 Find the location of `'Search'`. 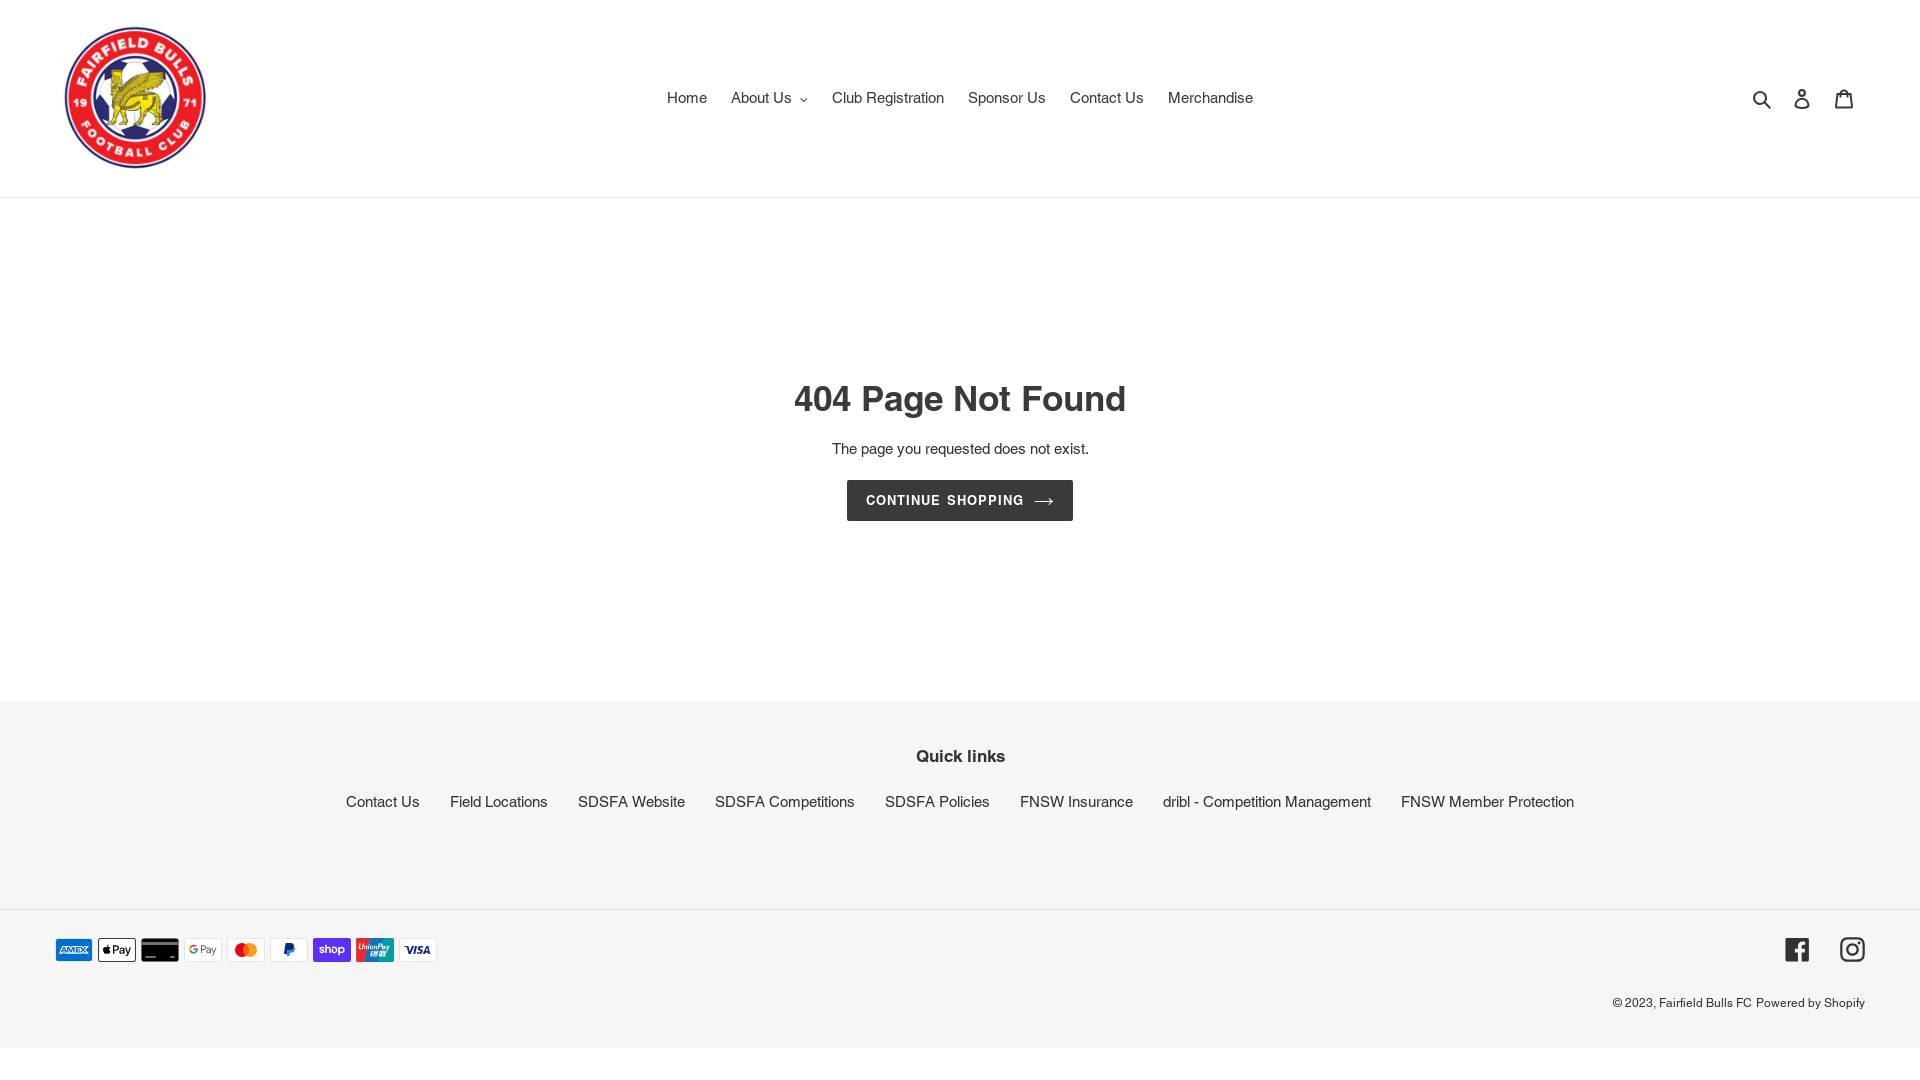

'Search' is located at coordinates (1763, 98).